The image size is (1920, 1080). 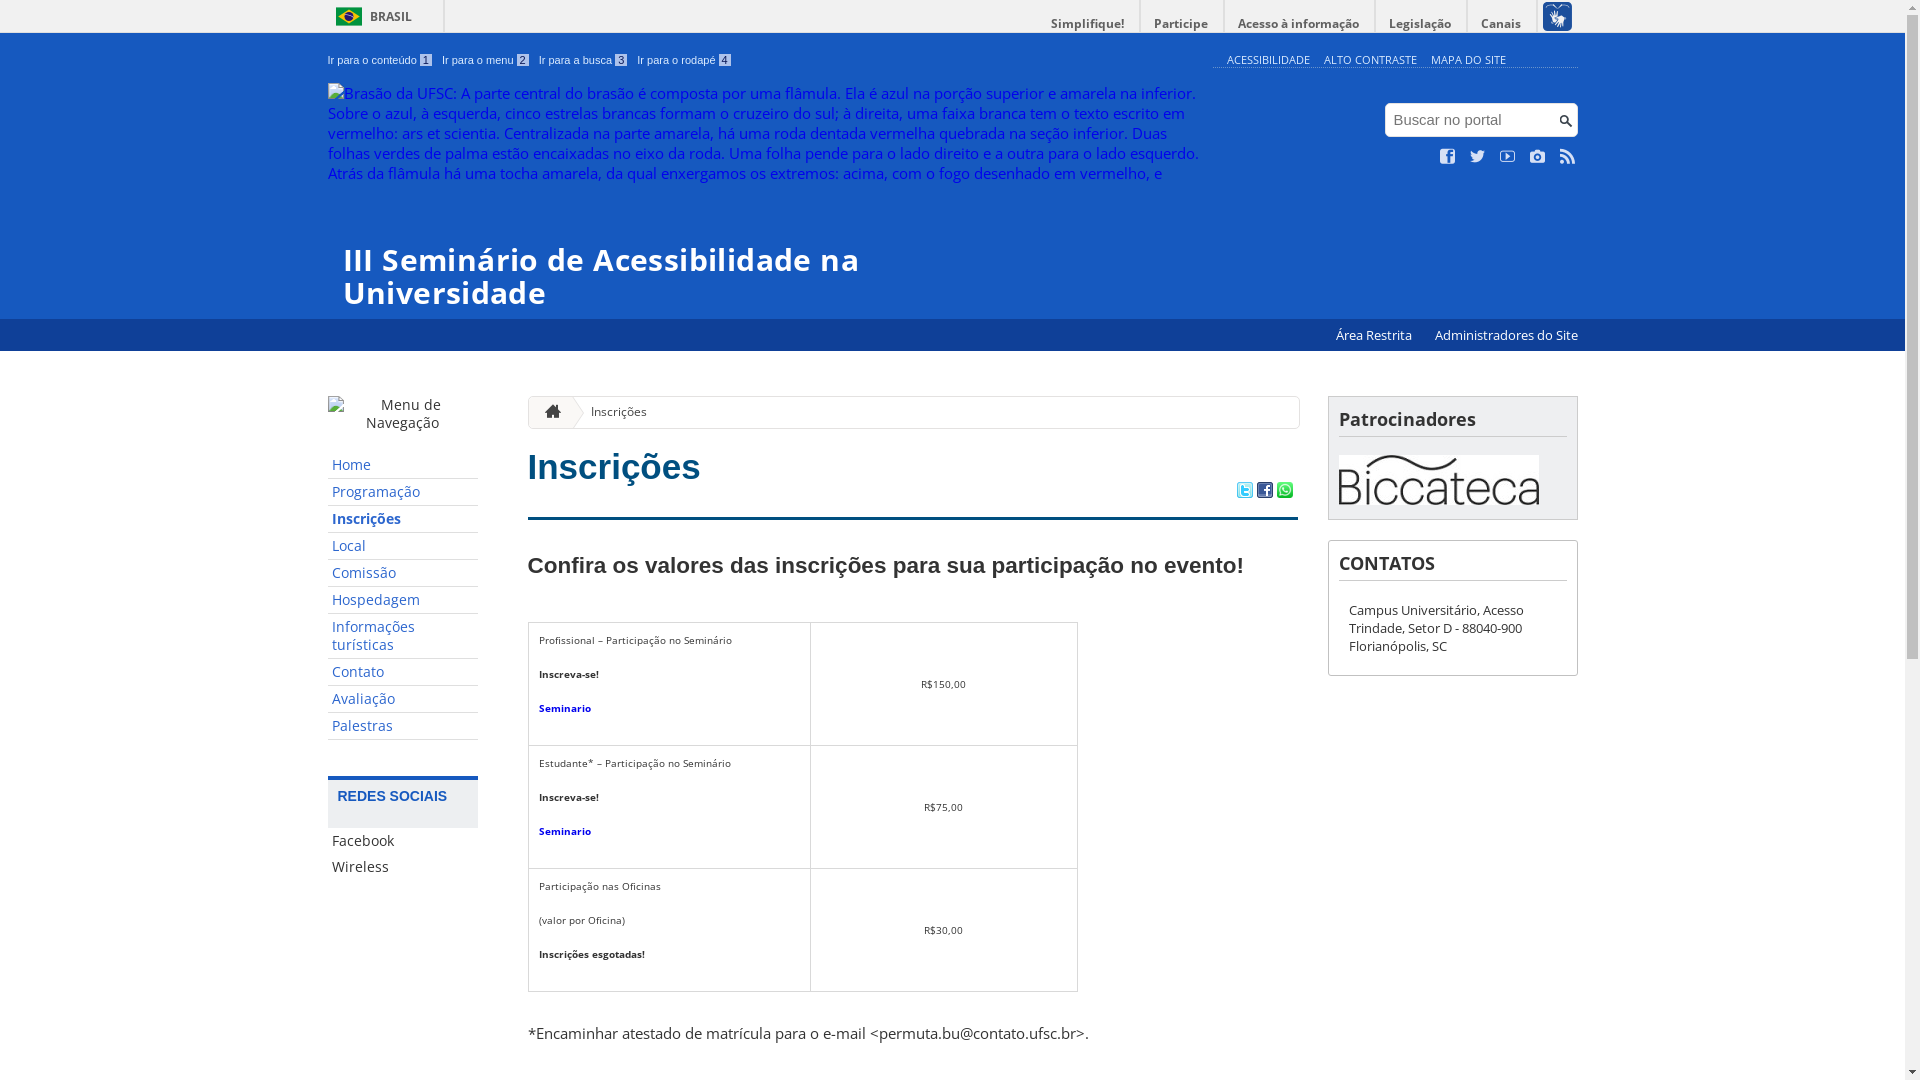 What do you see at coordinates (1536, 156) in the screenshot?
I see `'Veja no Instagram'` at bounding box center [1536, 156].